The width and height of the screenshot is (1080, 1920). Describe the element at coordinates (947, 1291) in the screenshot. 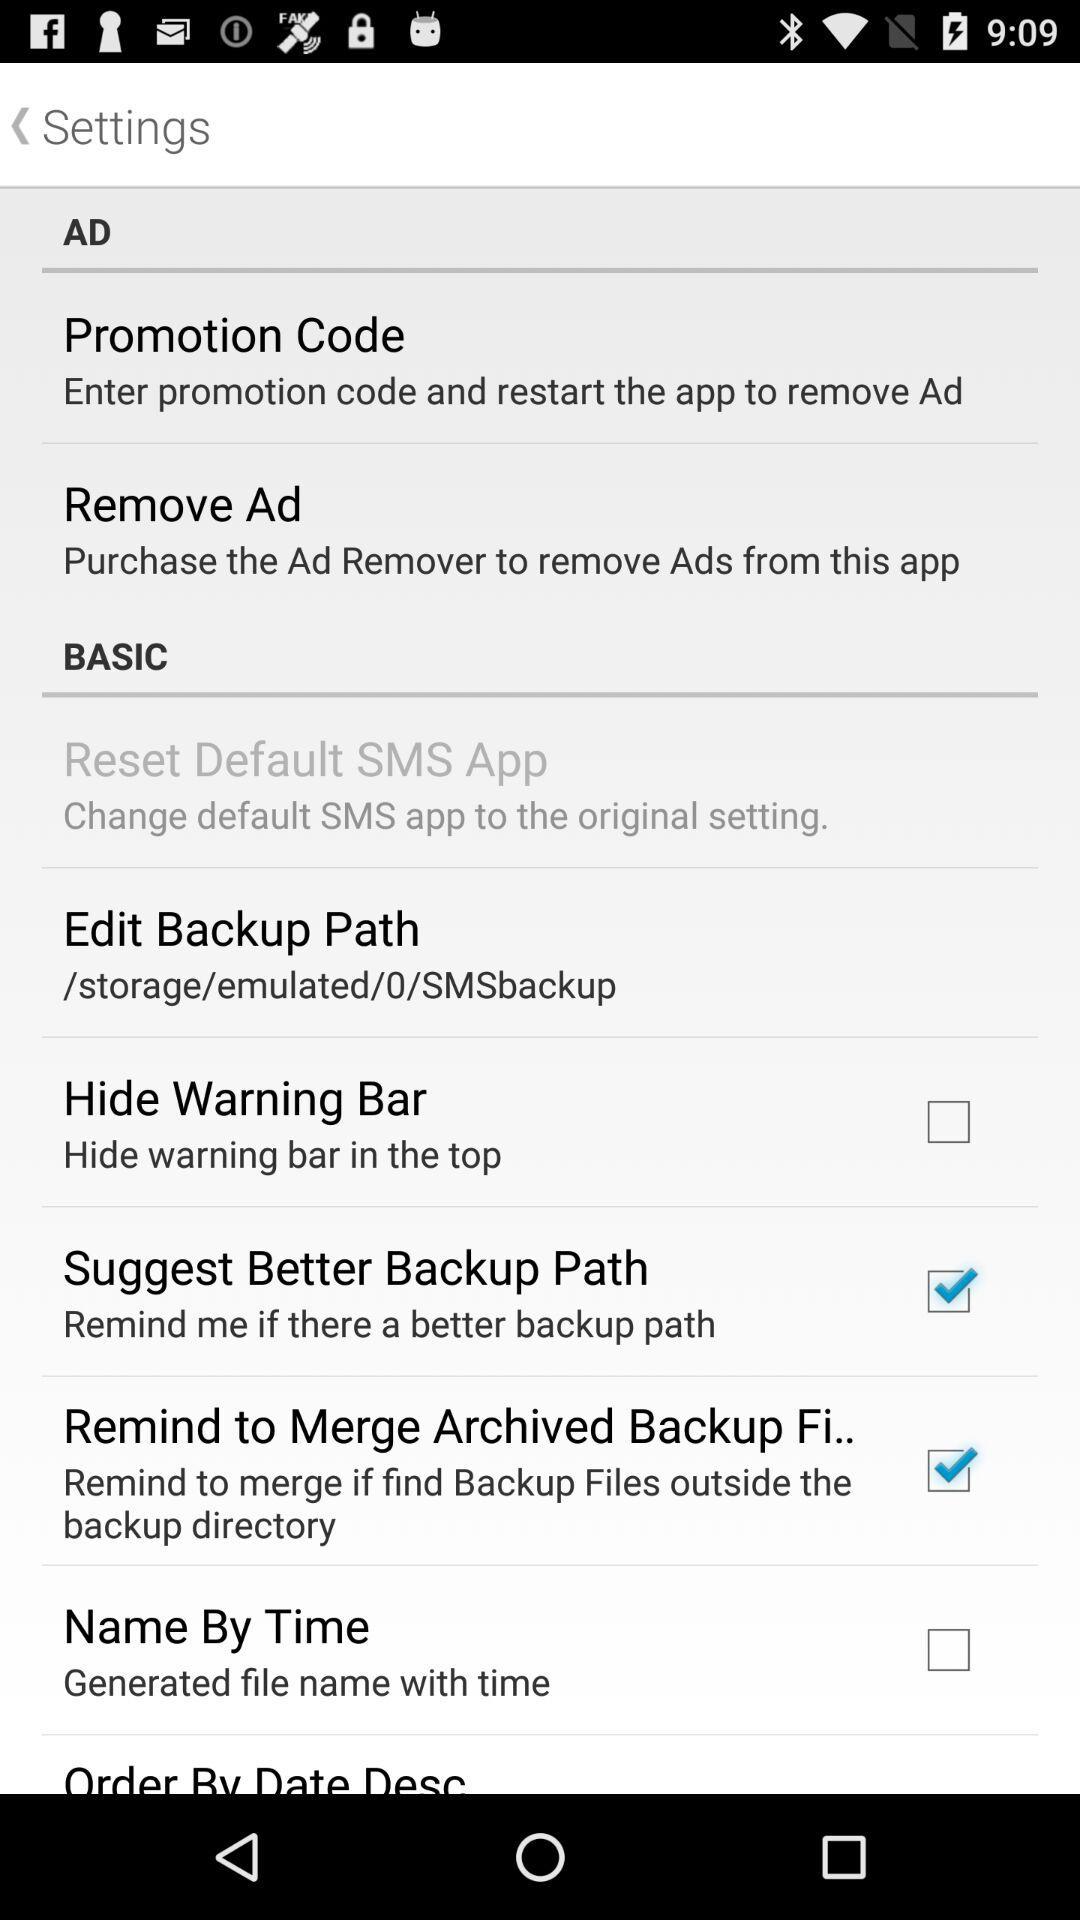

I see `the second checkbox from the top of the page` at that location.